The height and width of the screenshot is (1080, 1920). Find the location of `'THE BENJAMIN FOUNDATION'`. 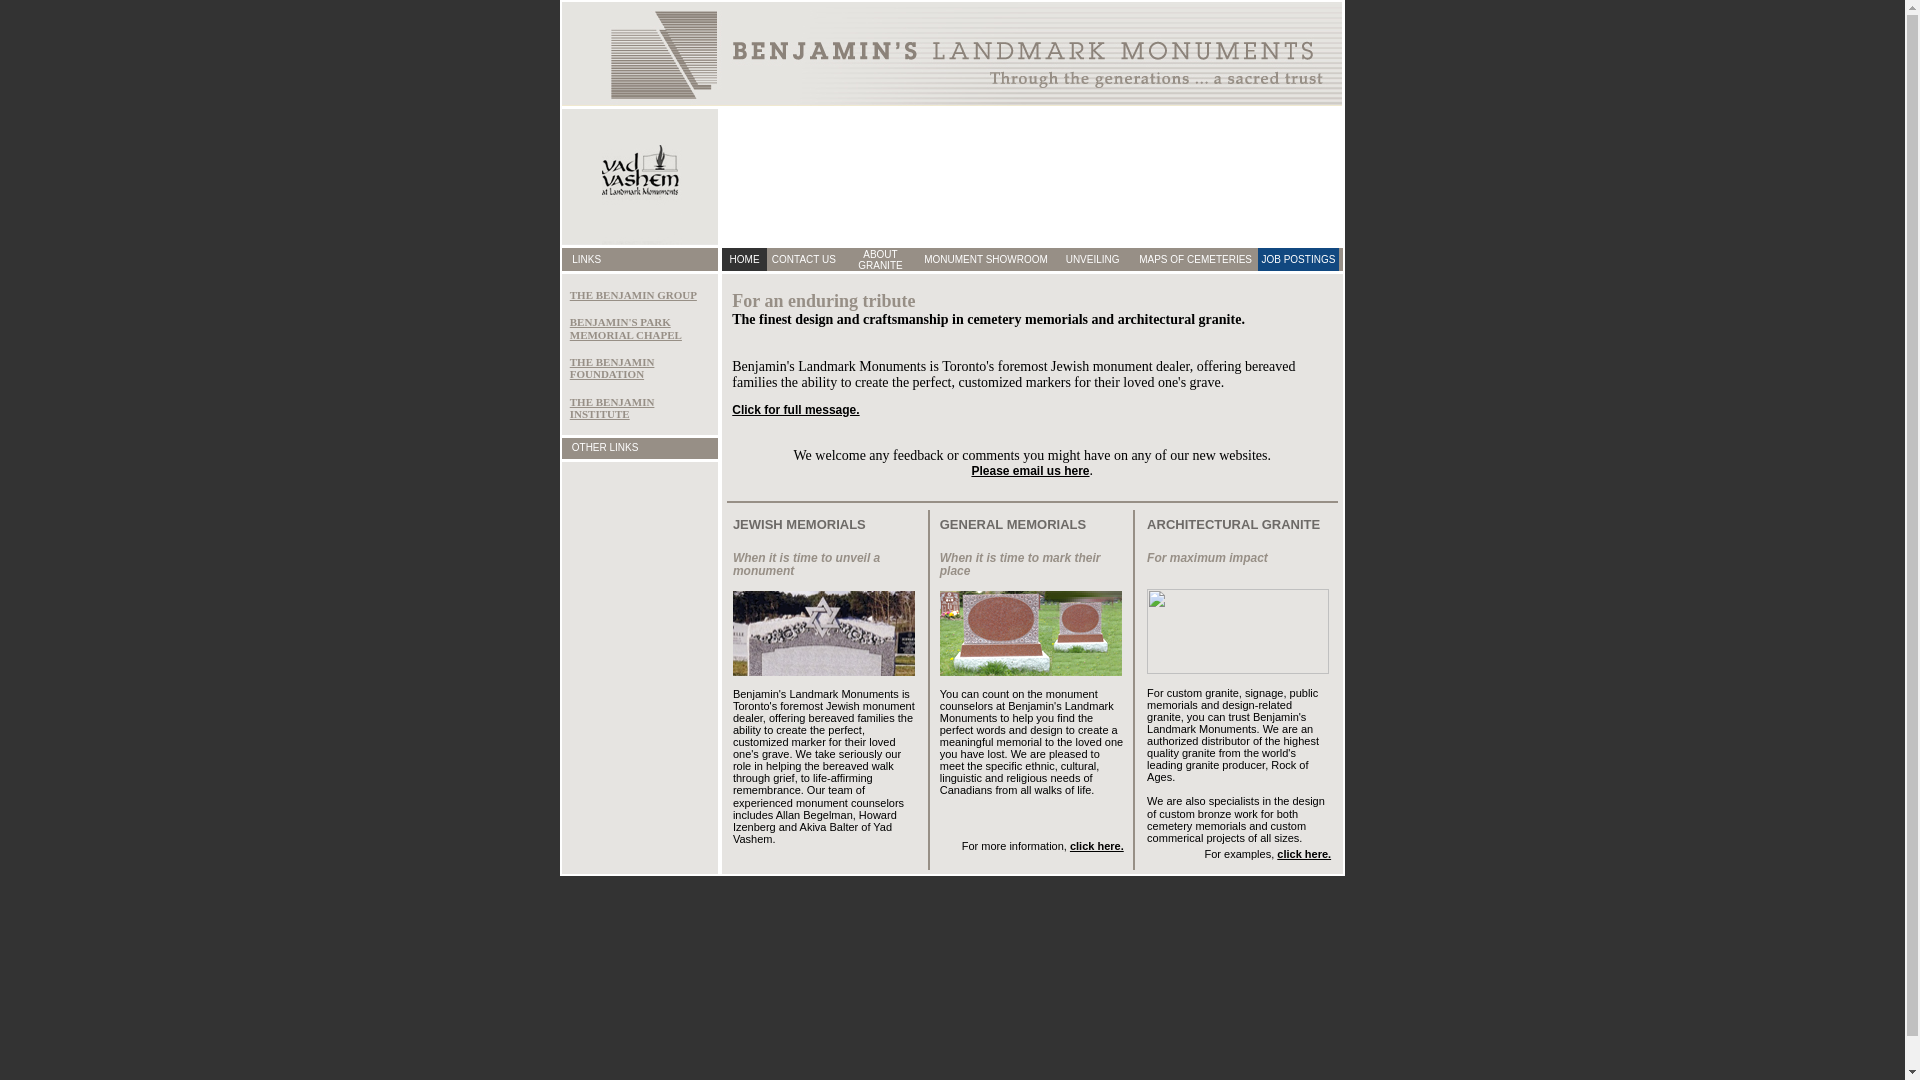

'THE BENJAMIN FOUNDATION' is located at coordinates (611, 367).